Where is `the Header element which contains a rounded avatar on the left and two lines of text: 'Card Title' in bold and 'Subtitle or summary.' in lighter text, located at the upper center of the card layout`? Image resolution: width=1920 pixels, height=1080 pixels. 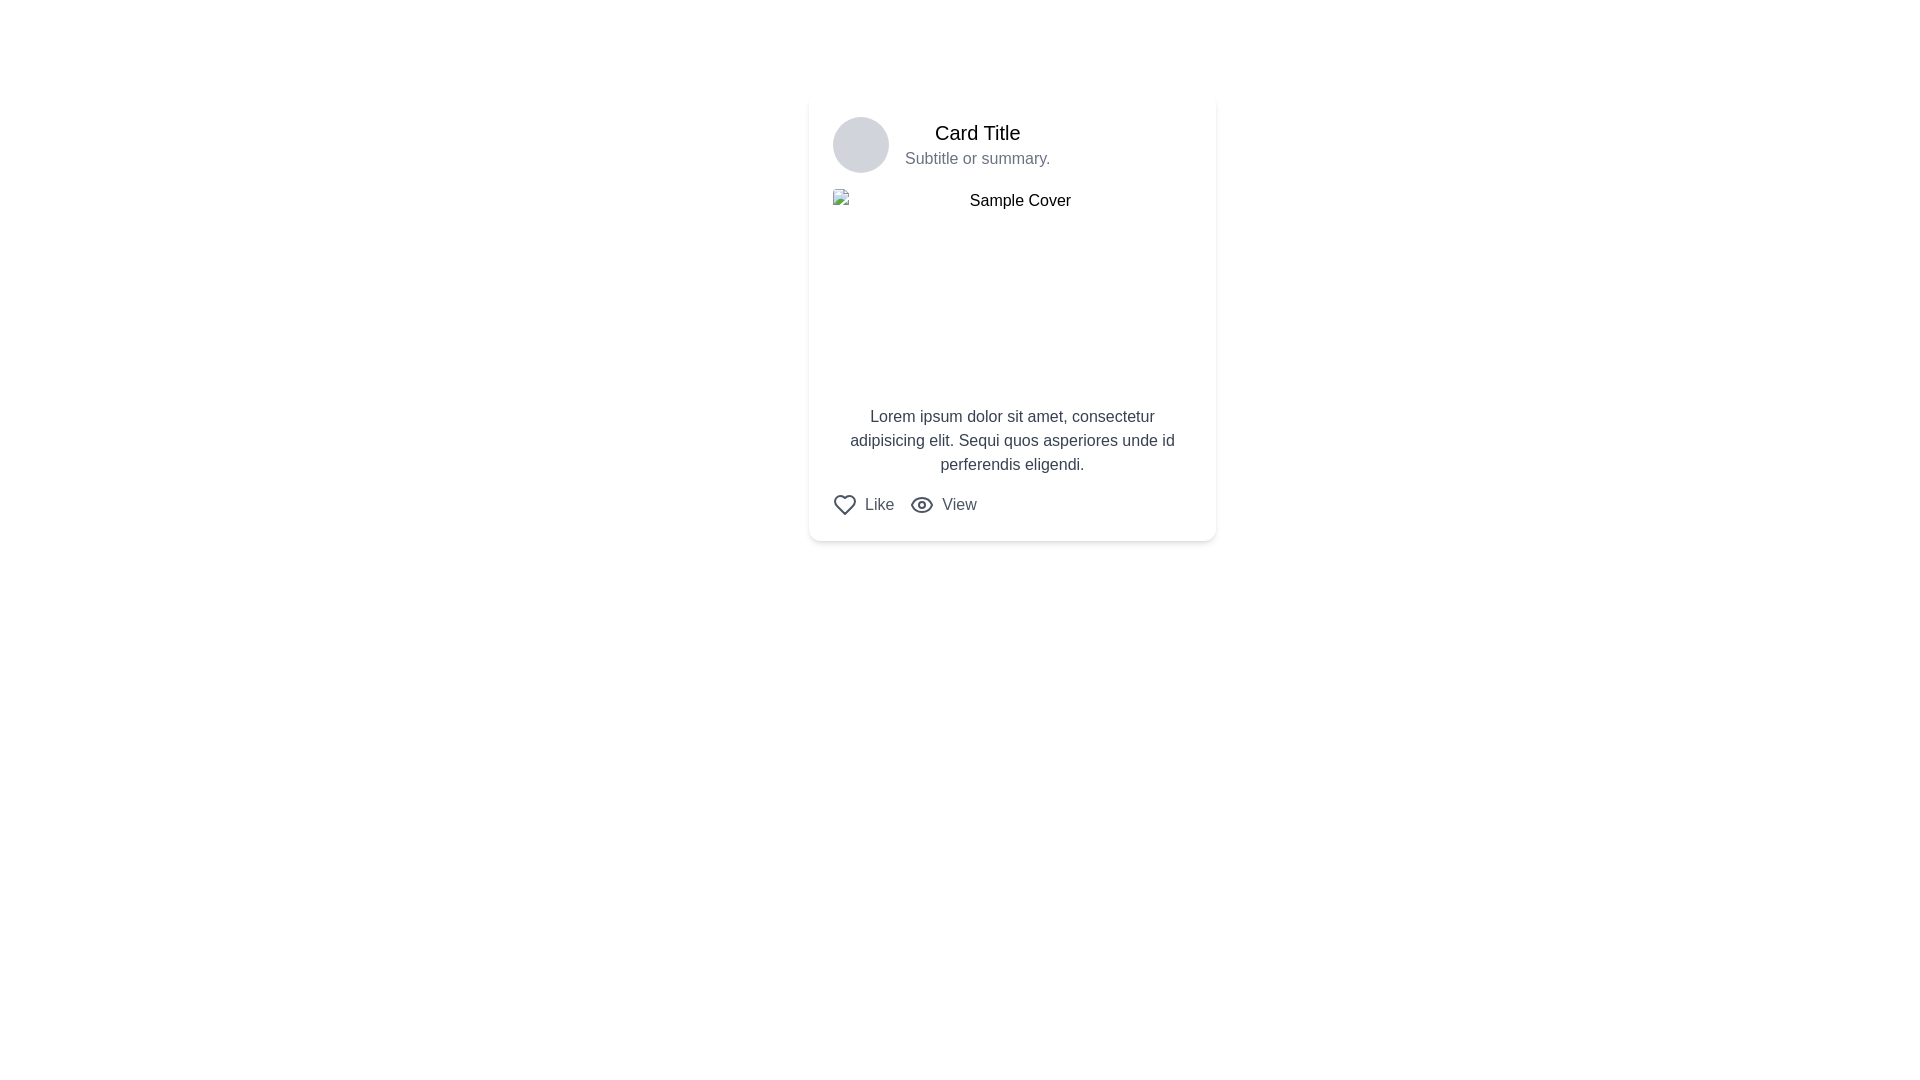 the Header element which contains a rounded avatar on the left and two lines of text: 'Card Title' in bold and 'Subtitle or summary.' in lighter text, located at the upper center of the card layout is located at coordinates (1012, 144).